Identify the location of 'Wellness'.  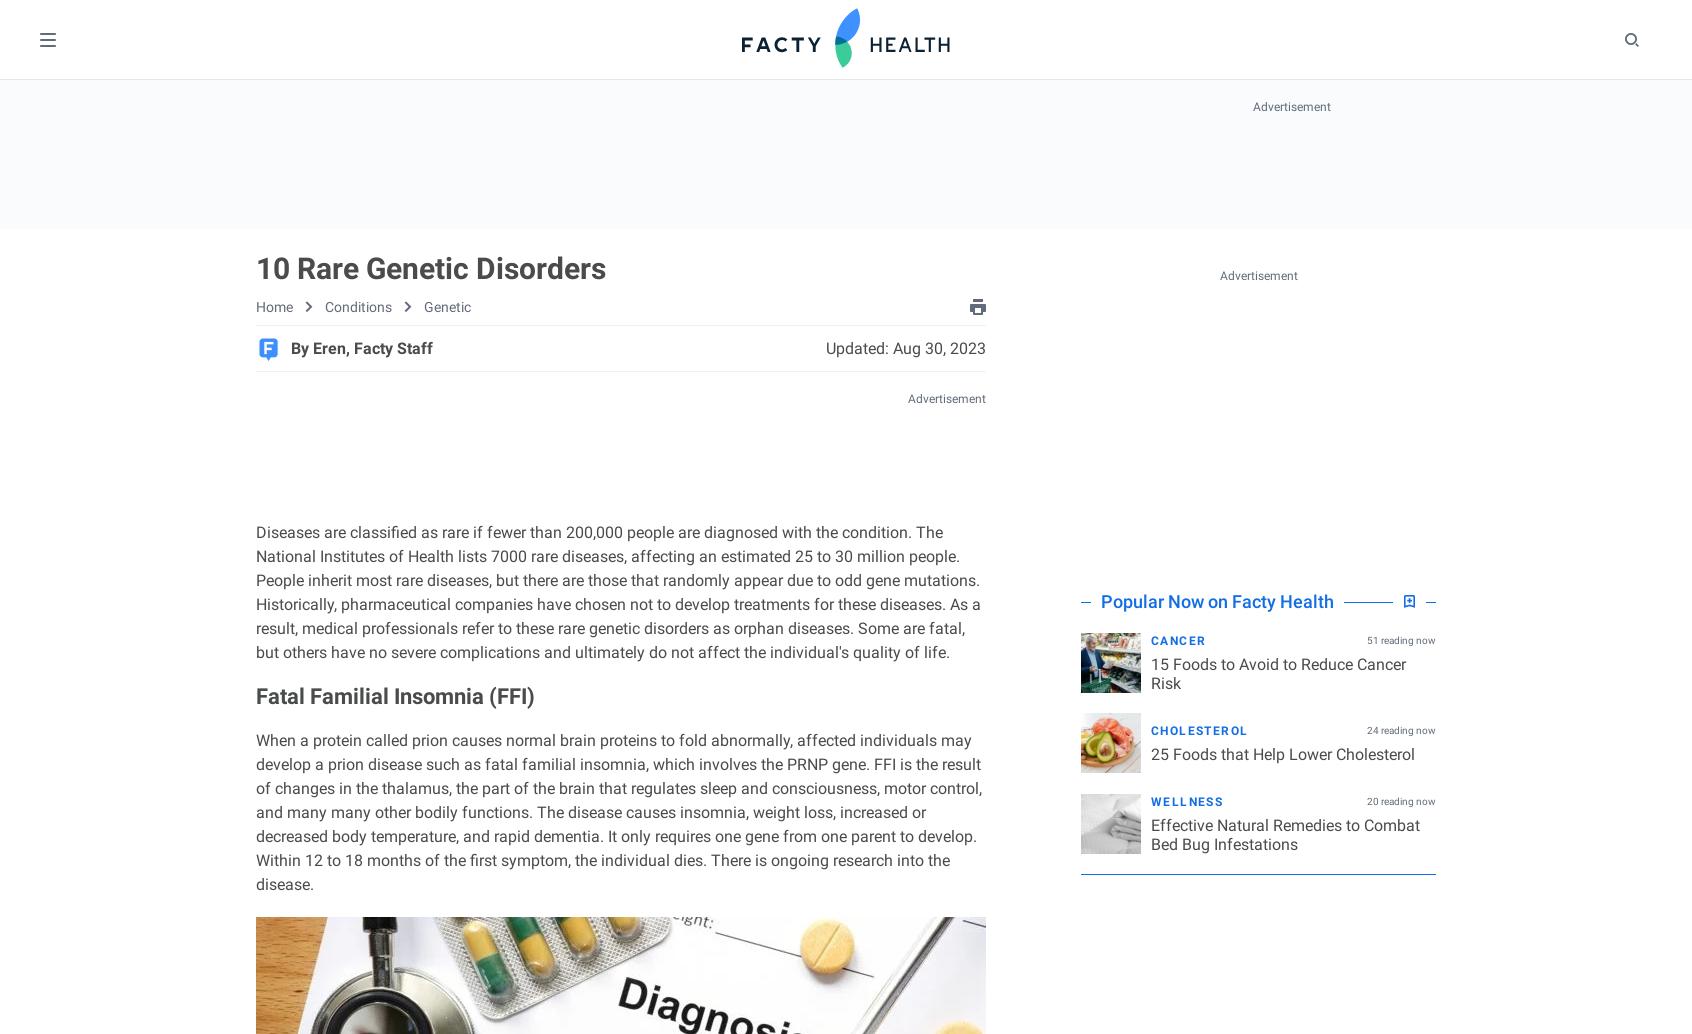
(1185, 800).